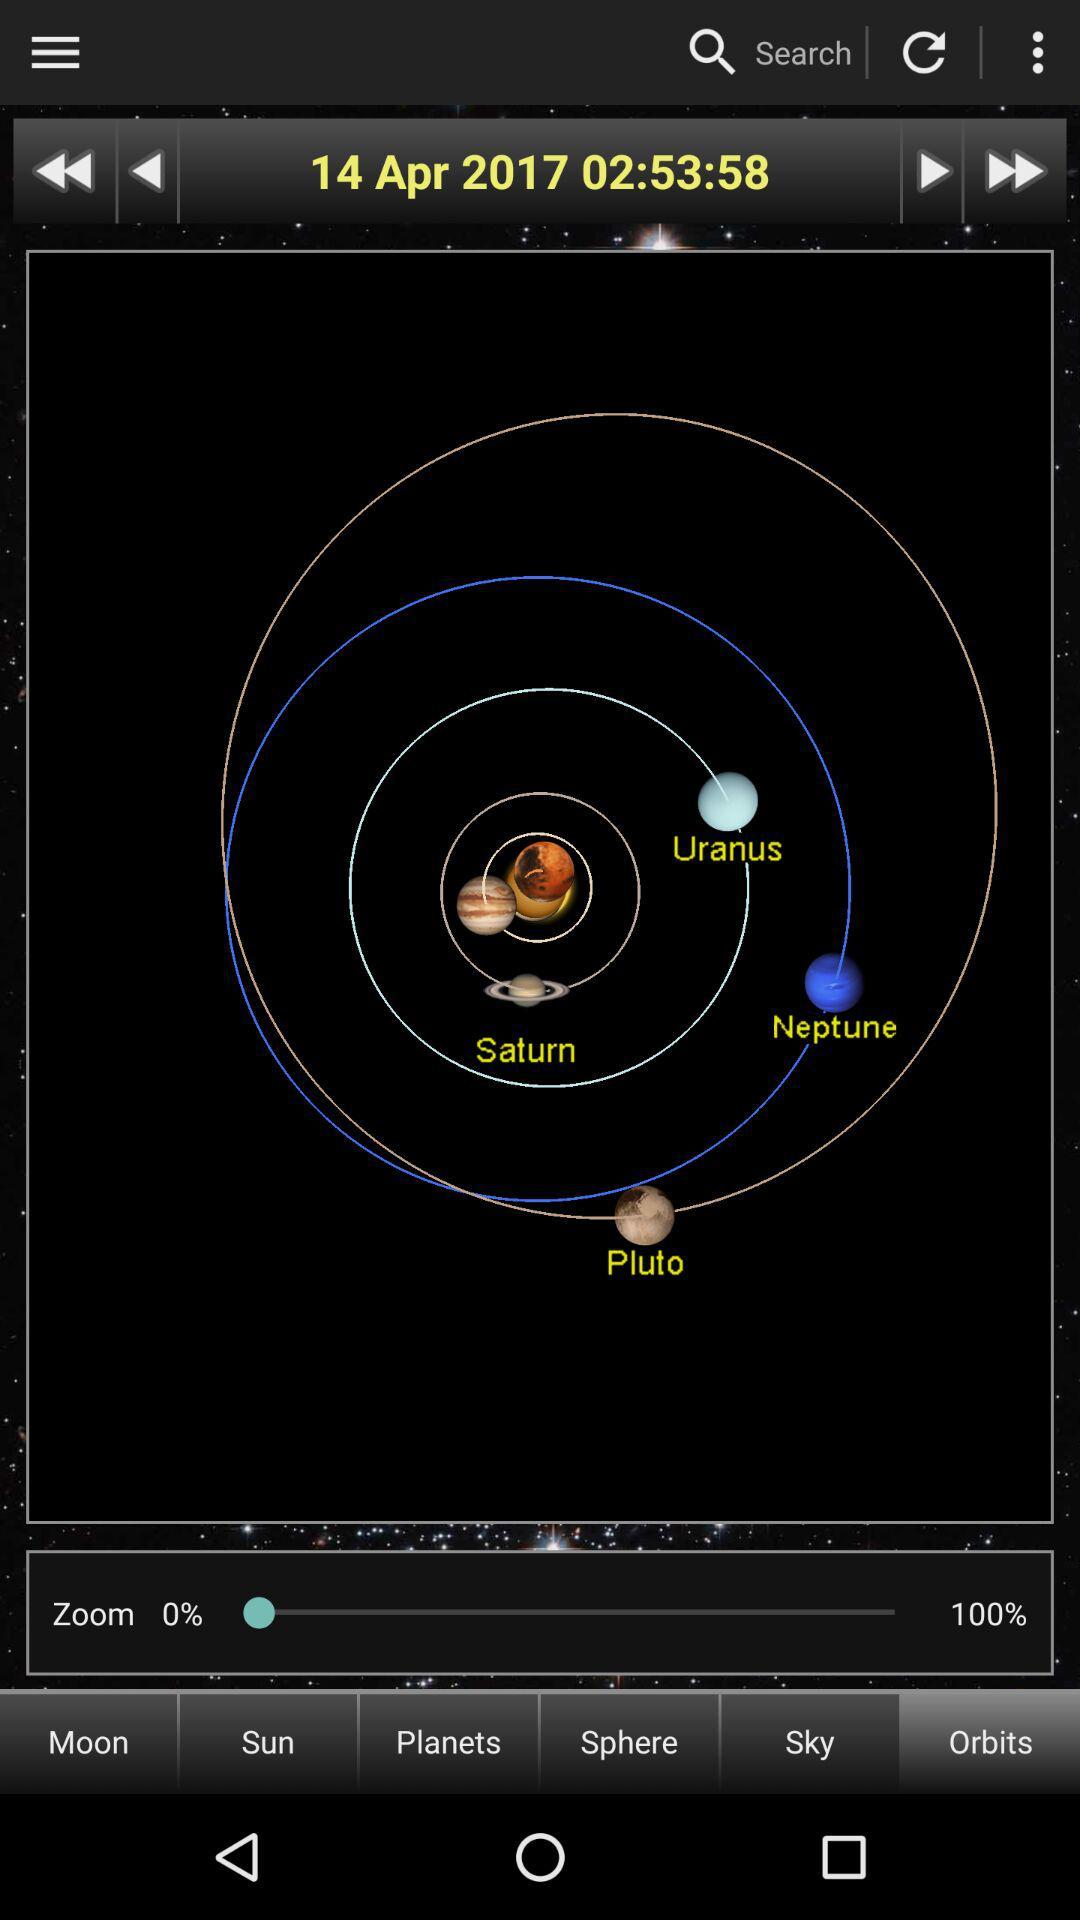  What do you see at coordinates (712, 52) in the screenshot?
I see `the search icon` at bounding box center [712, 52].